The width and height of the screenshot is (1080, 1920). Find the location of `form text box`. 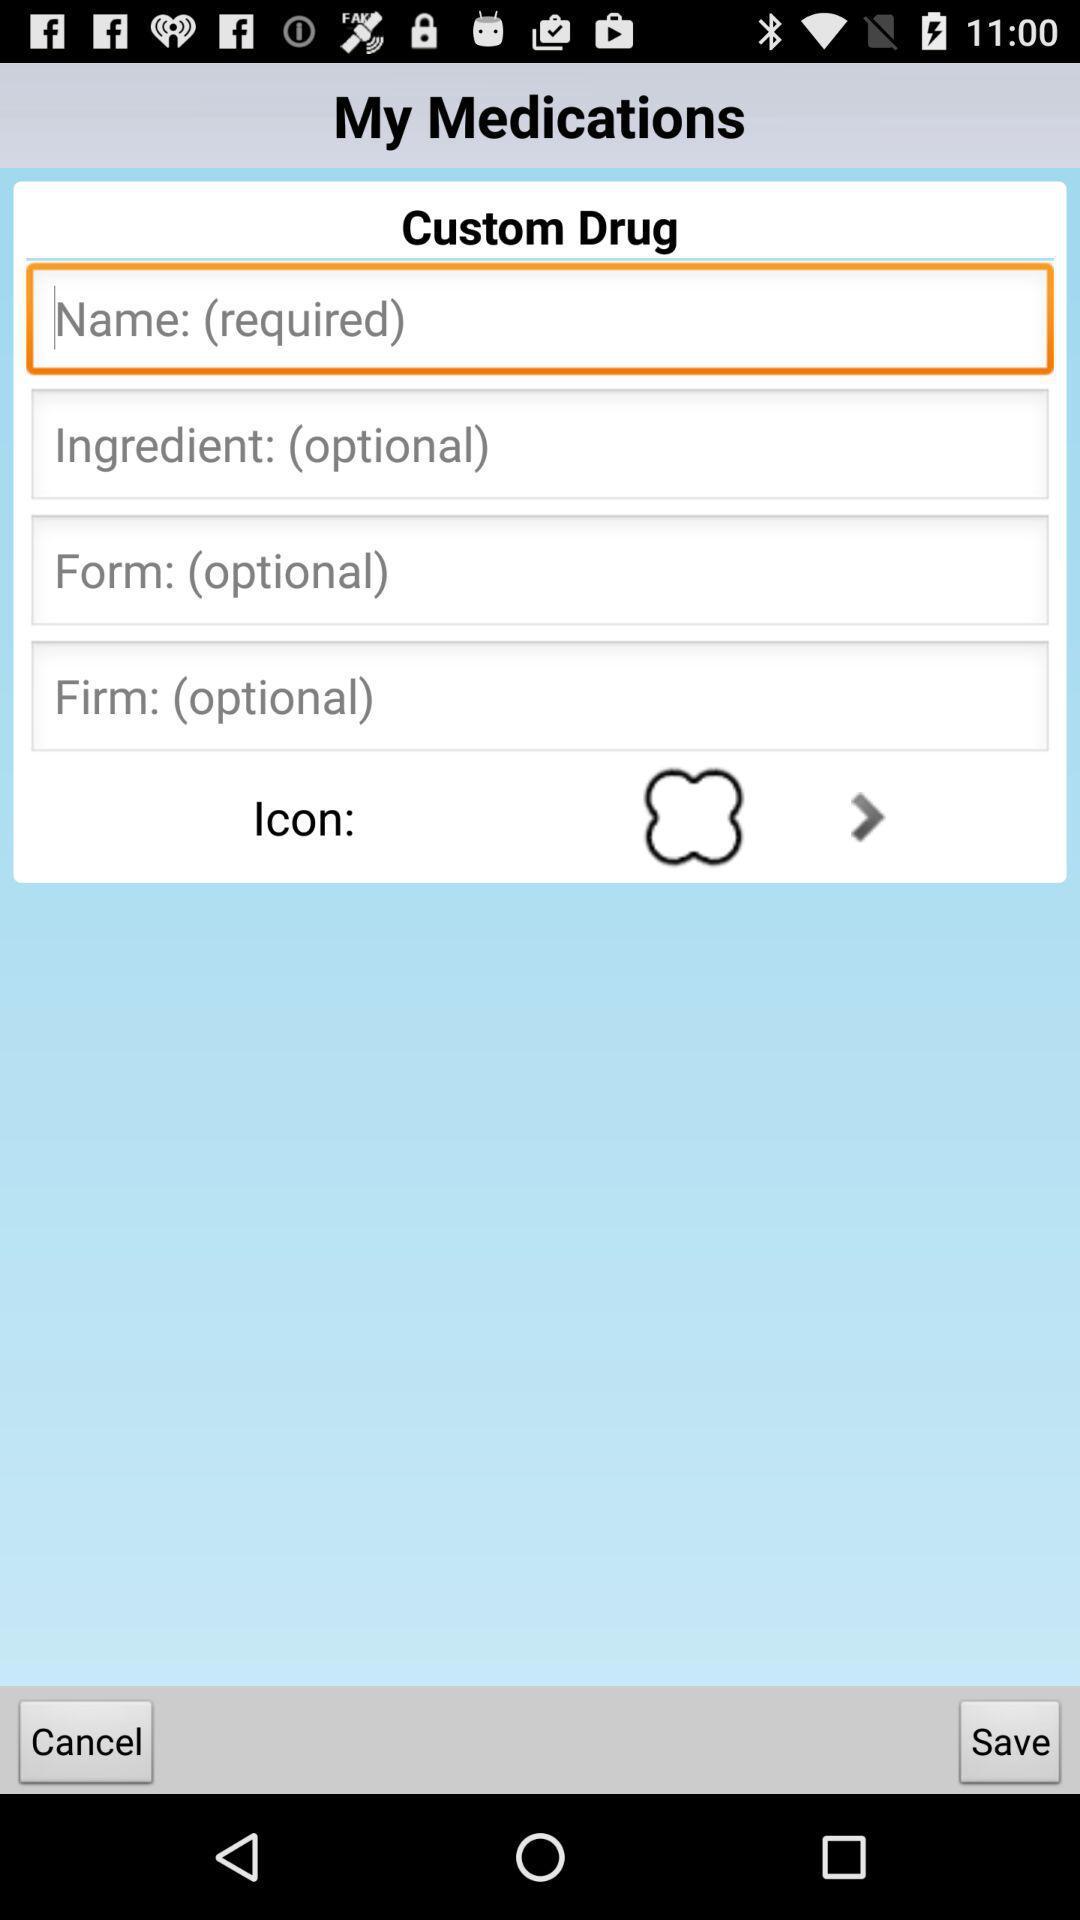

form text box is located at coordinates (540, 575).